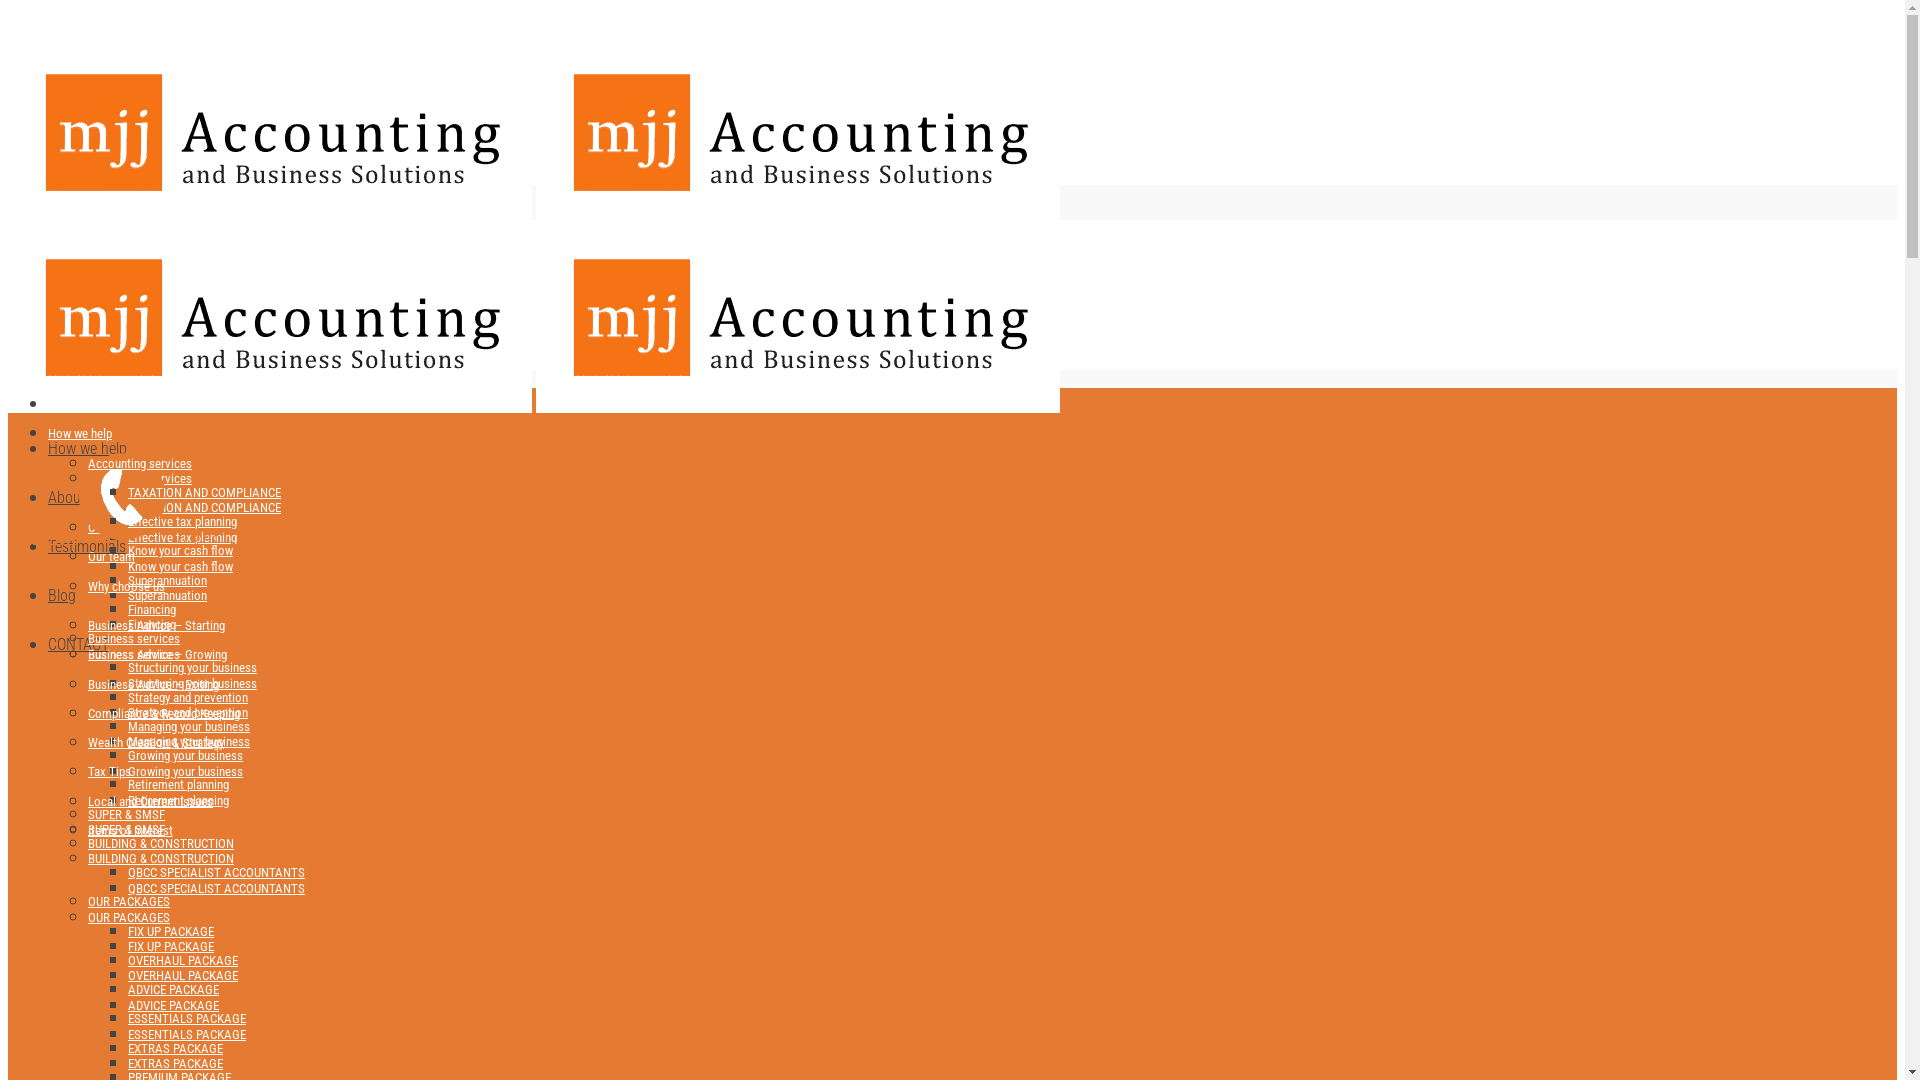 This screenshot has height=1080, width=1920. Describe the element at coordinates (110, 526) in the screenshot. I see `'Our story'` at that location.